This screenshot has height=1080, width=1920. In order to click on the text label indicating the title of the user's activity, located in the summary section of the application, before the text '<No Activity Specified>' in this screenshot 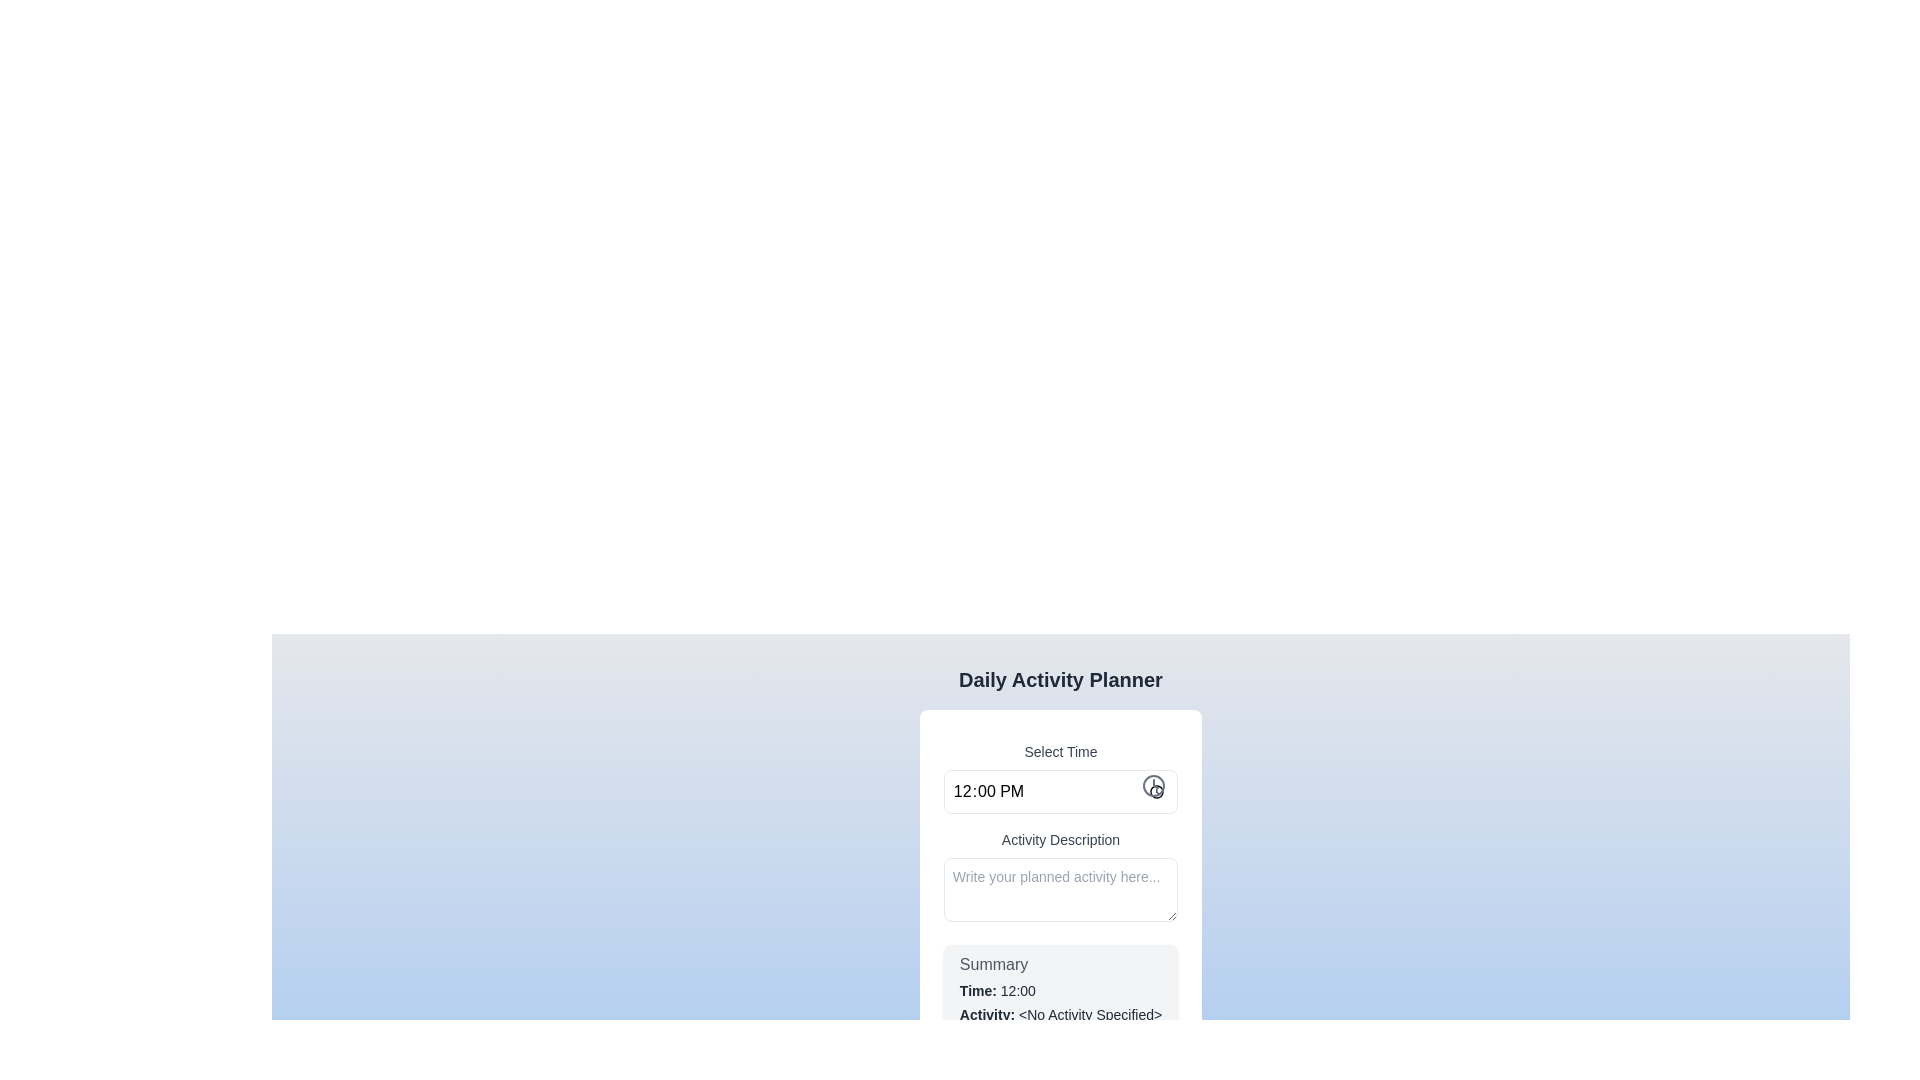, I will do `click(989, 1014)`.